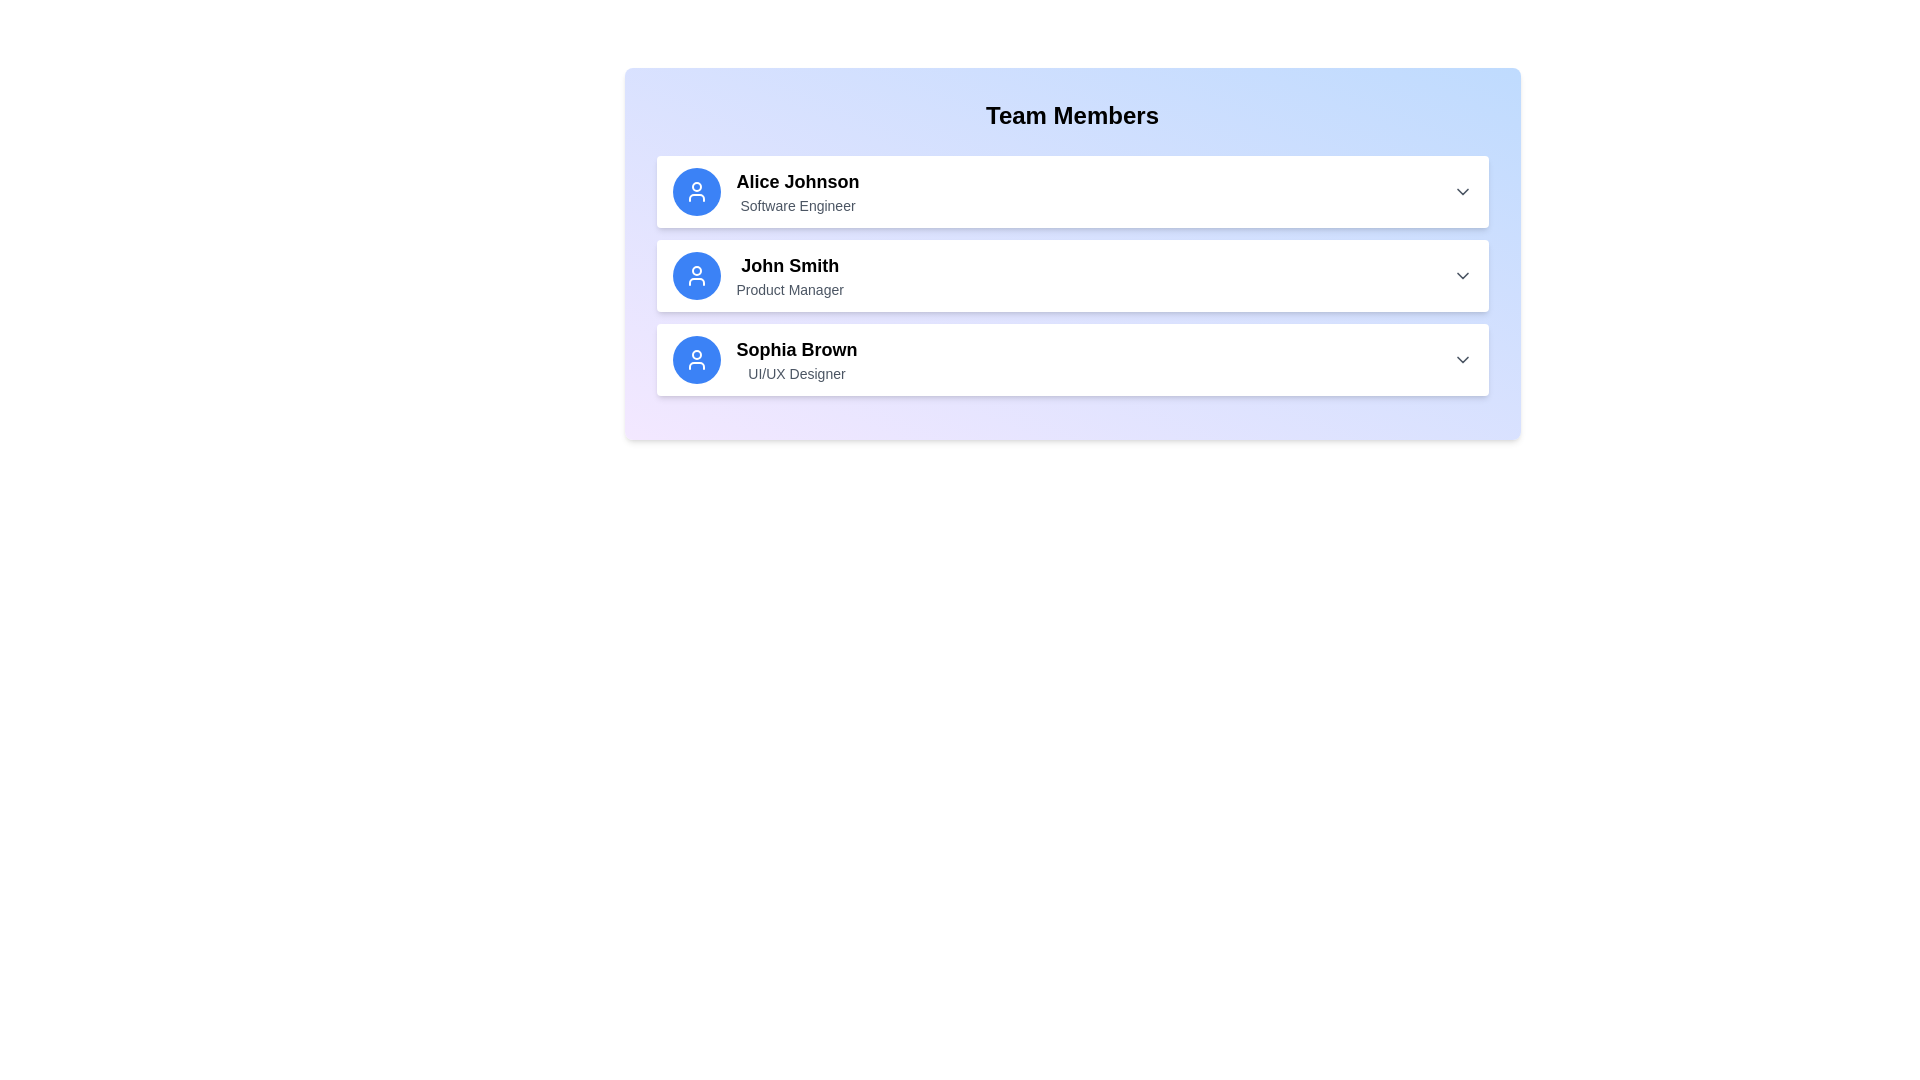  I want to click on the text label displaying 'UI/UX Designer', which is styled in gray and positioned below 'Sophia Brown' in the Team Members list, so click(795, 374).